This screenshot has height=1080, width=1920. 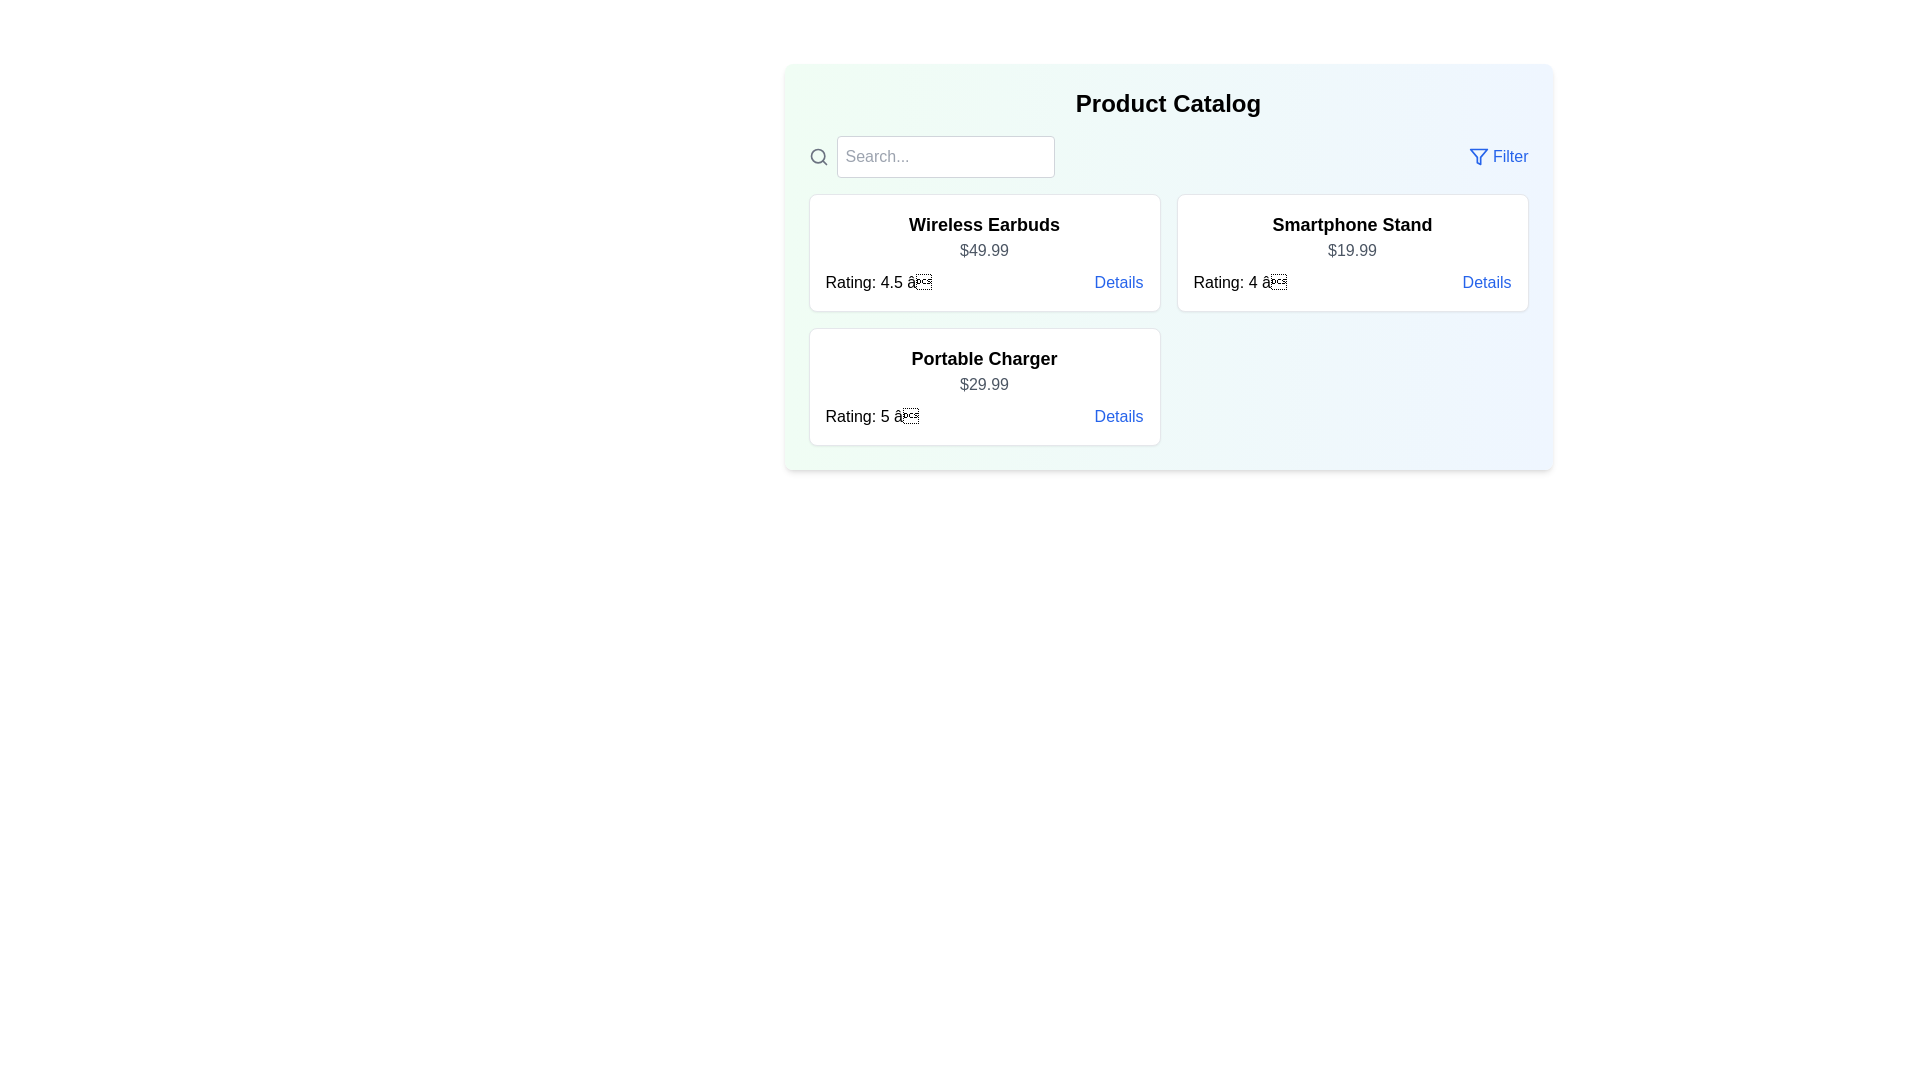 What do you see at coordinates (1117, 282) in the screenshot?
I see `the 'Details' link for the product titled Wireless Earbuds` at bounding box center [1117, 282].